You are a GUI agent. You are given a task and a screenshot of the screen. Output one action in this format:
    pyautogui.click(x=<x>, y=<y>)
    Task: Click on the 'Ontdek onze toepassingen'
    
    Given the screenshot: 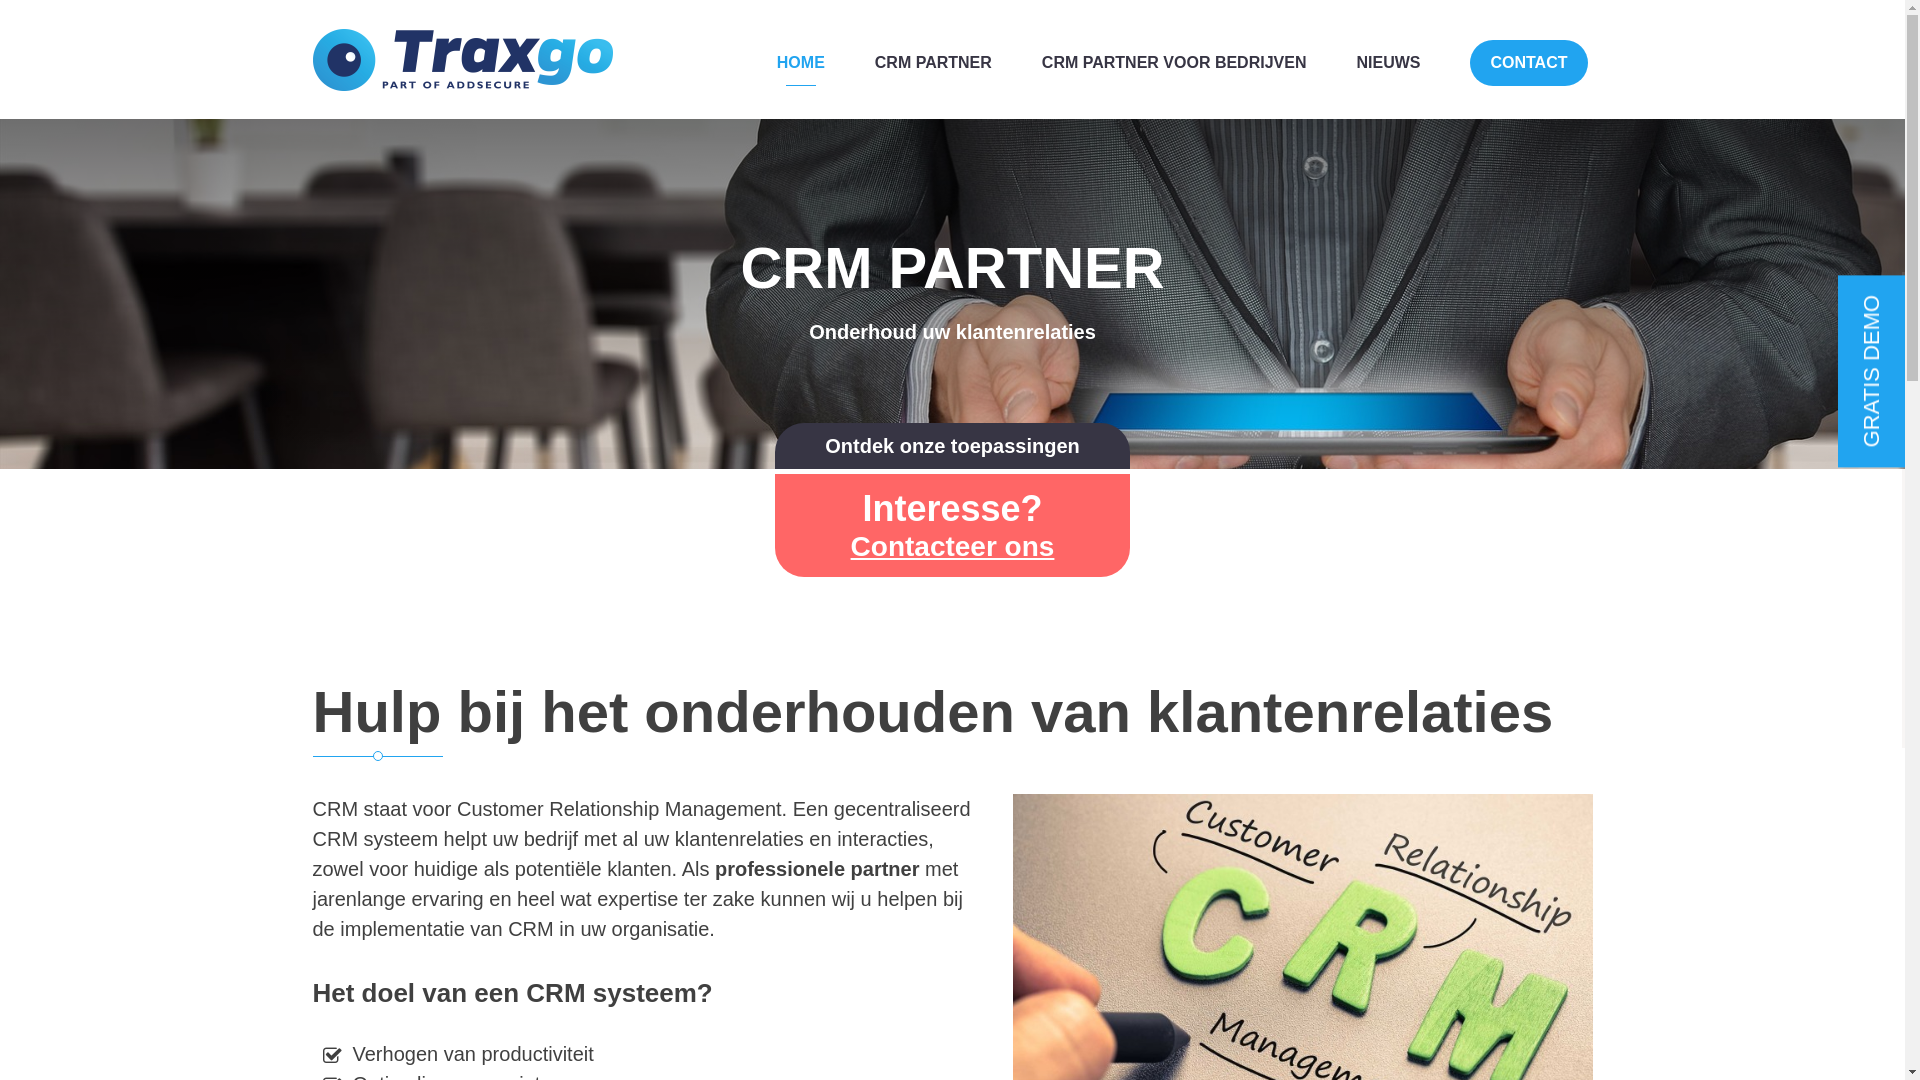 What is the action you would take?
    pyautogui.click(x=950, y=445)
    